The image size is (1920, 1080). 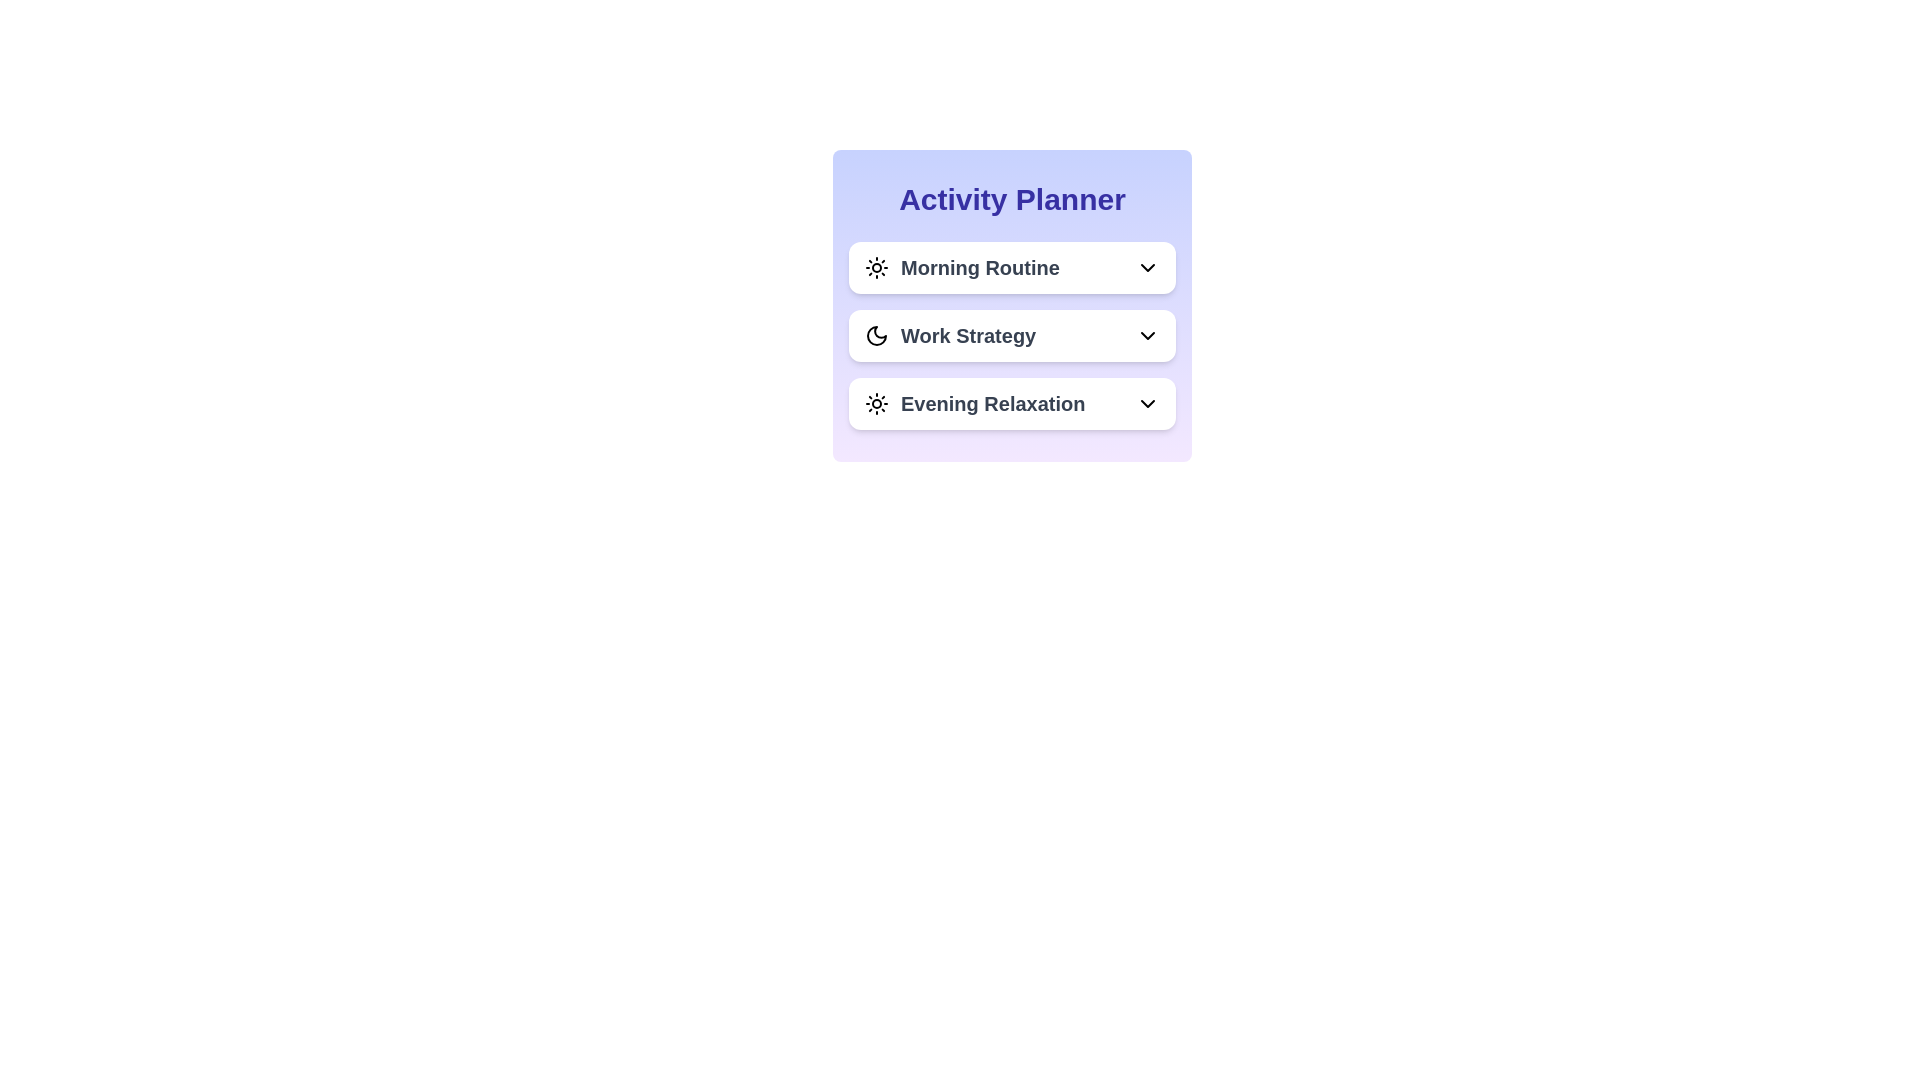 I want to click on the activity icon for Work Strategy, so click(x=877, y=334).